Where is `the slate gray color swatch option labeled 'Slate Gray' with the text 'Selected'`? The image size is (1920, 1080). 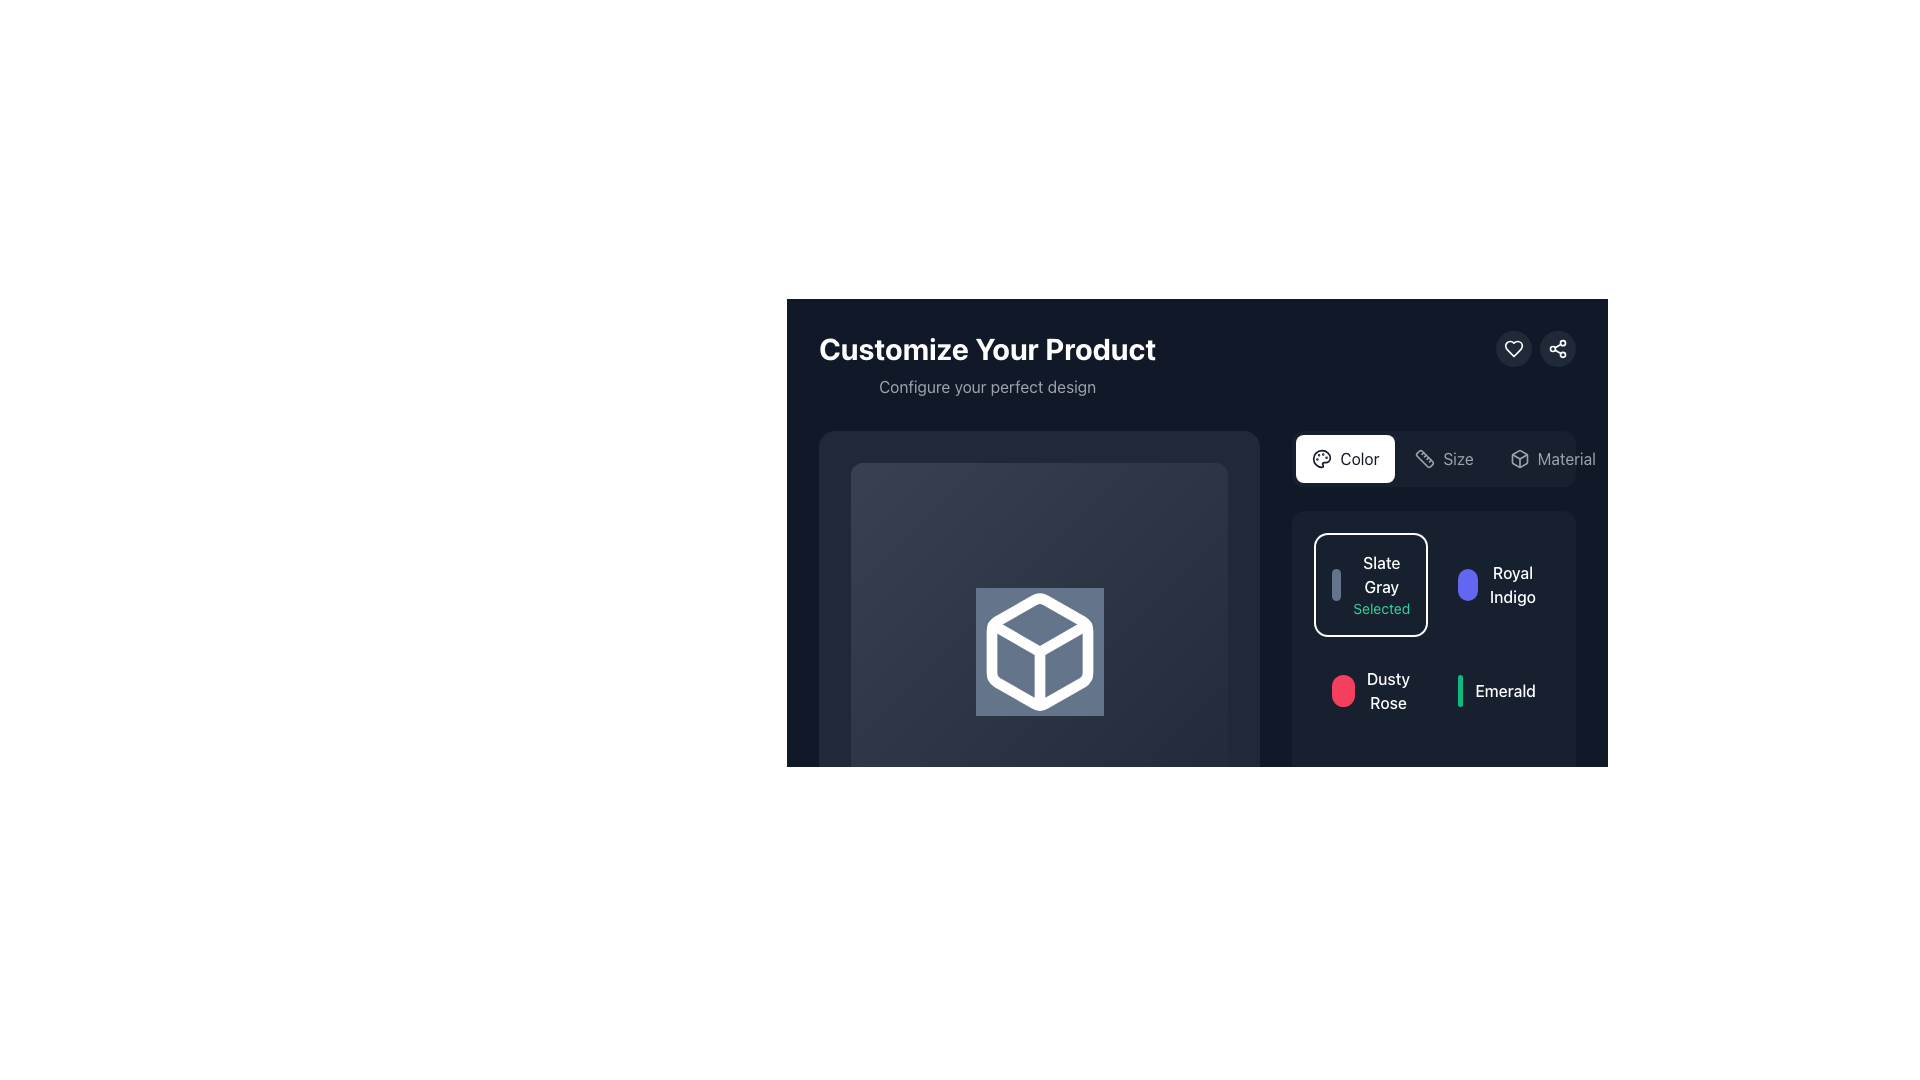 the slate gray color swatch option labeled 'Slate Gray' with the text 'Selected' is located at coordinates (1370, 585).